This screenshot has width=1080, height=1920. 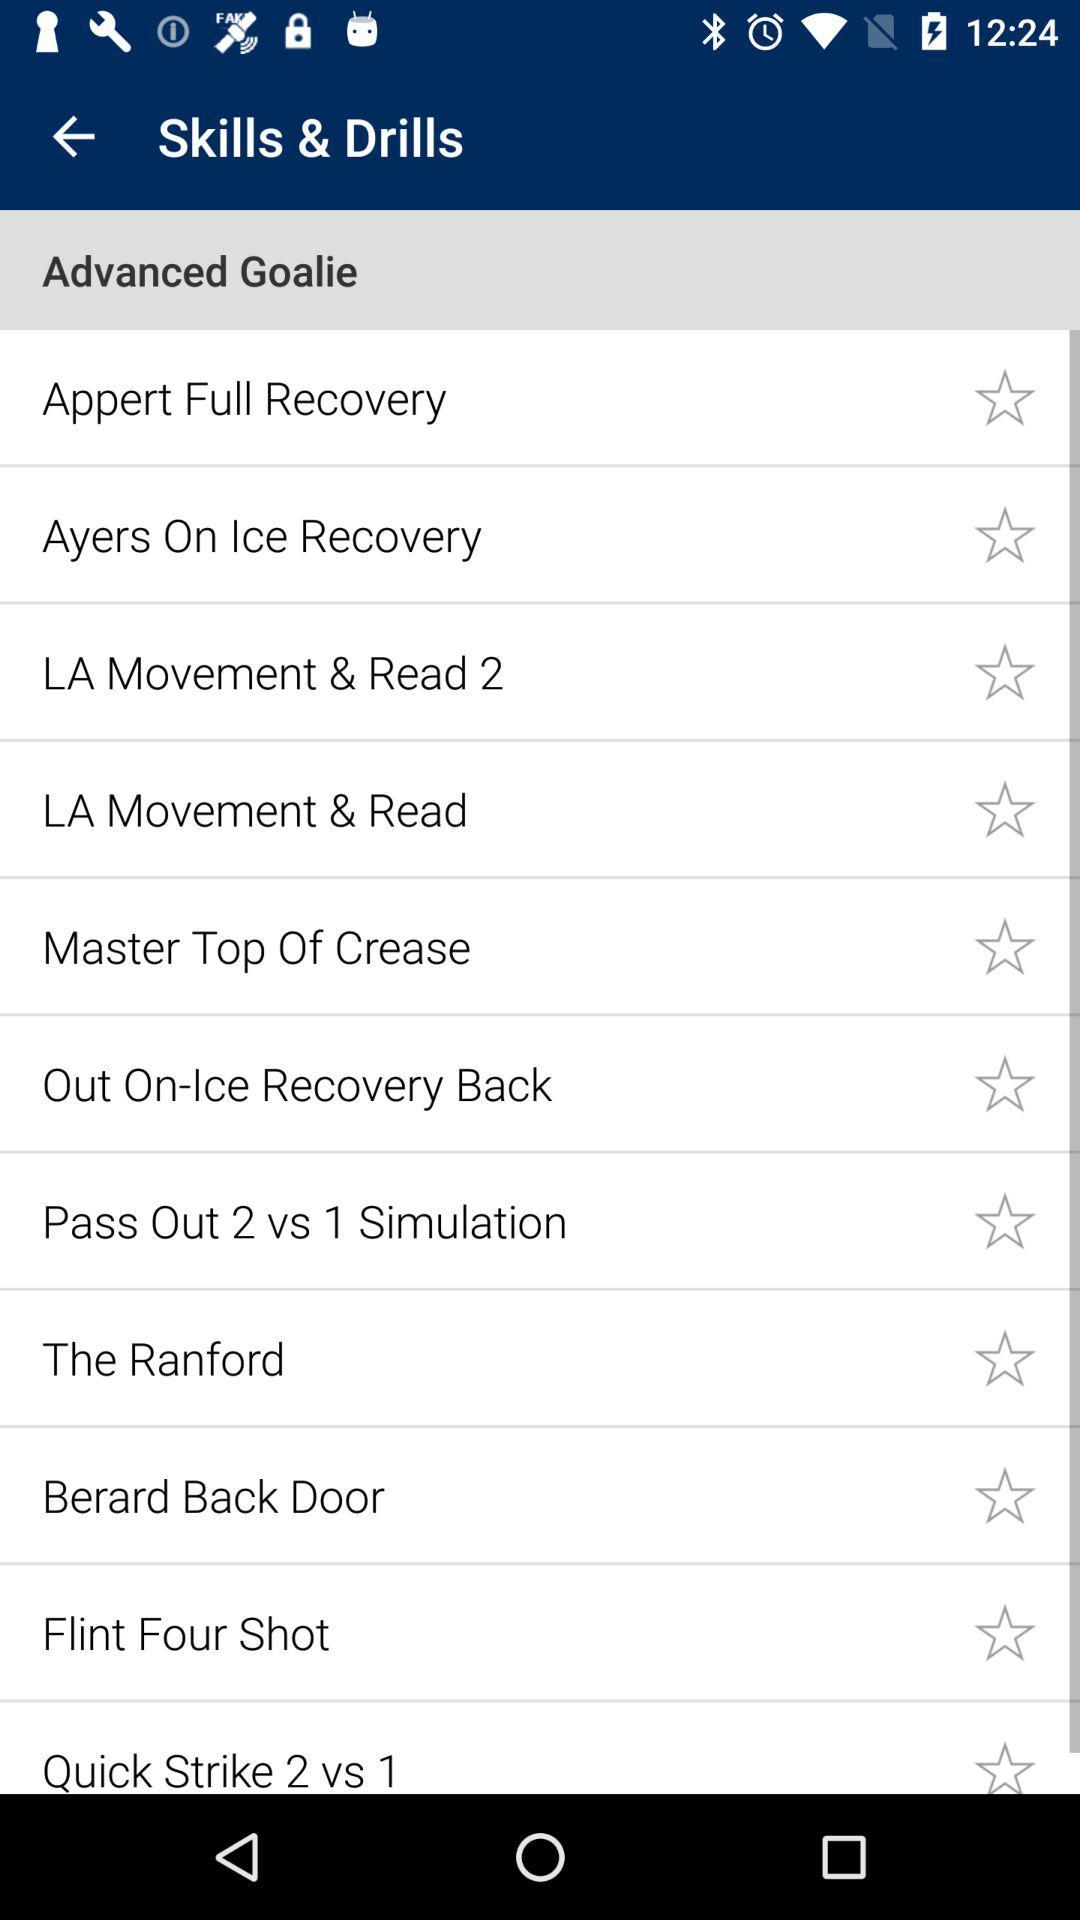 What do you see at coordinates (495, 1219) in the screenshot?
I see `the pass out 2` at bounding box center [495, 1219].